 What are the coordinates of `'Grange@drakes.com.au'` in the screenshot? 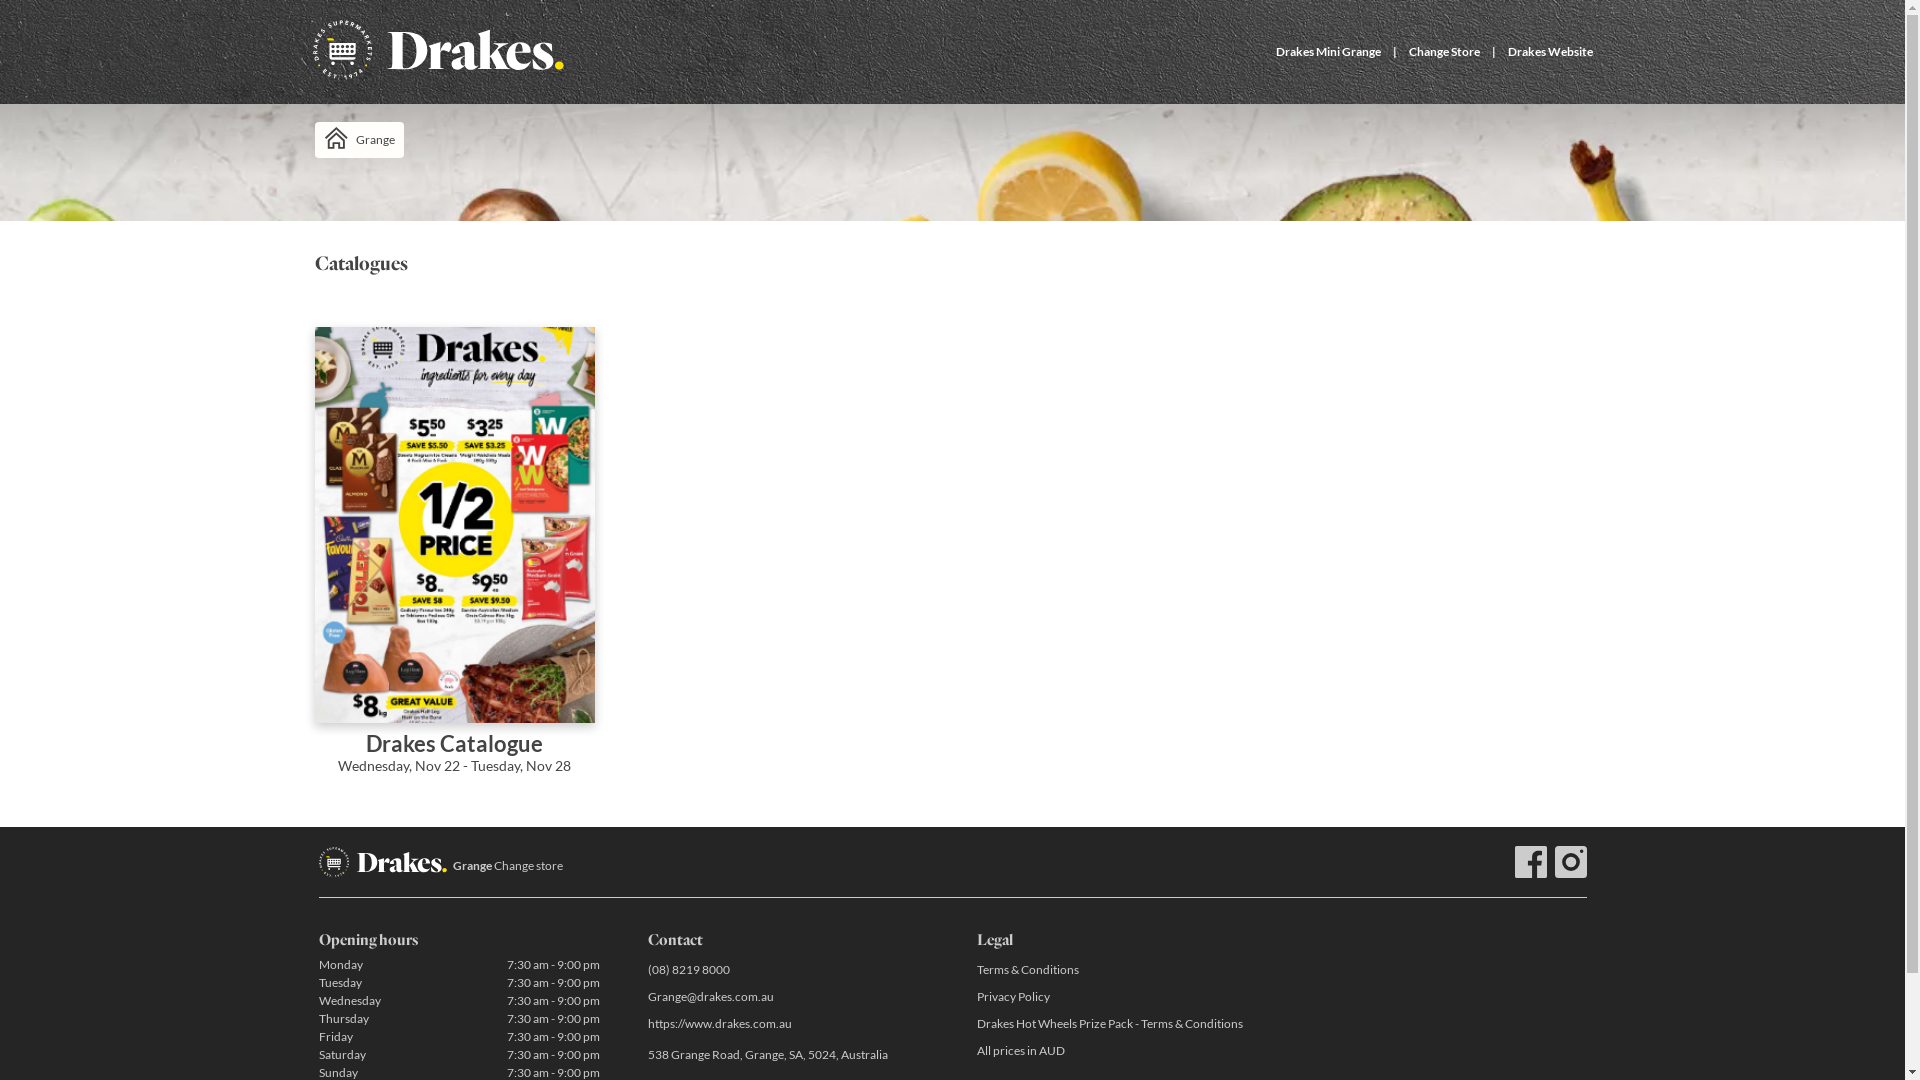 It's located at (787, 996).